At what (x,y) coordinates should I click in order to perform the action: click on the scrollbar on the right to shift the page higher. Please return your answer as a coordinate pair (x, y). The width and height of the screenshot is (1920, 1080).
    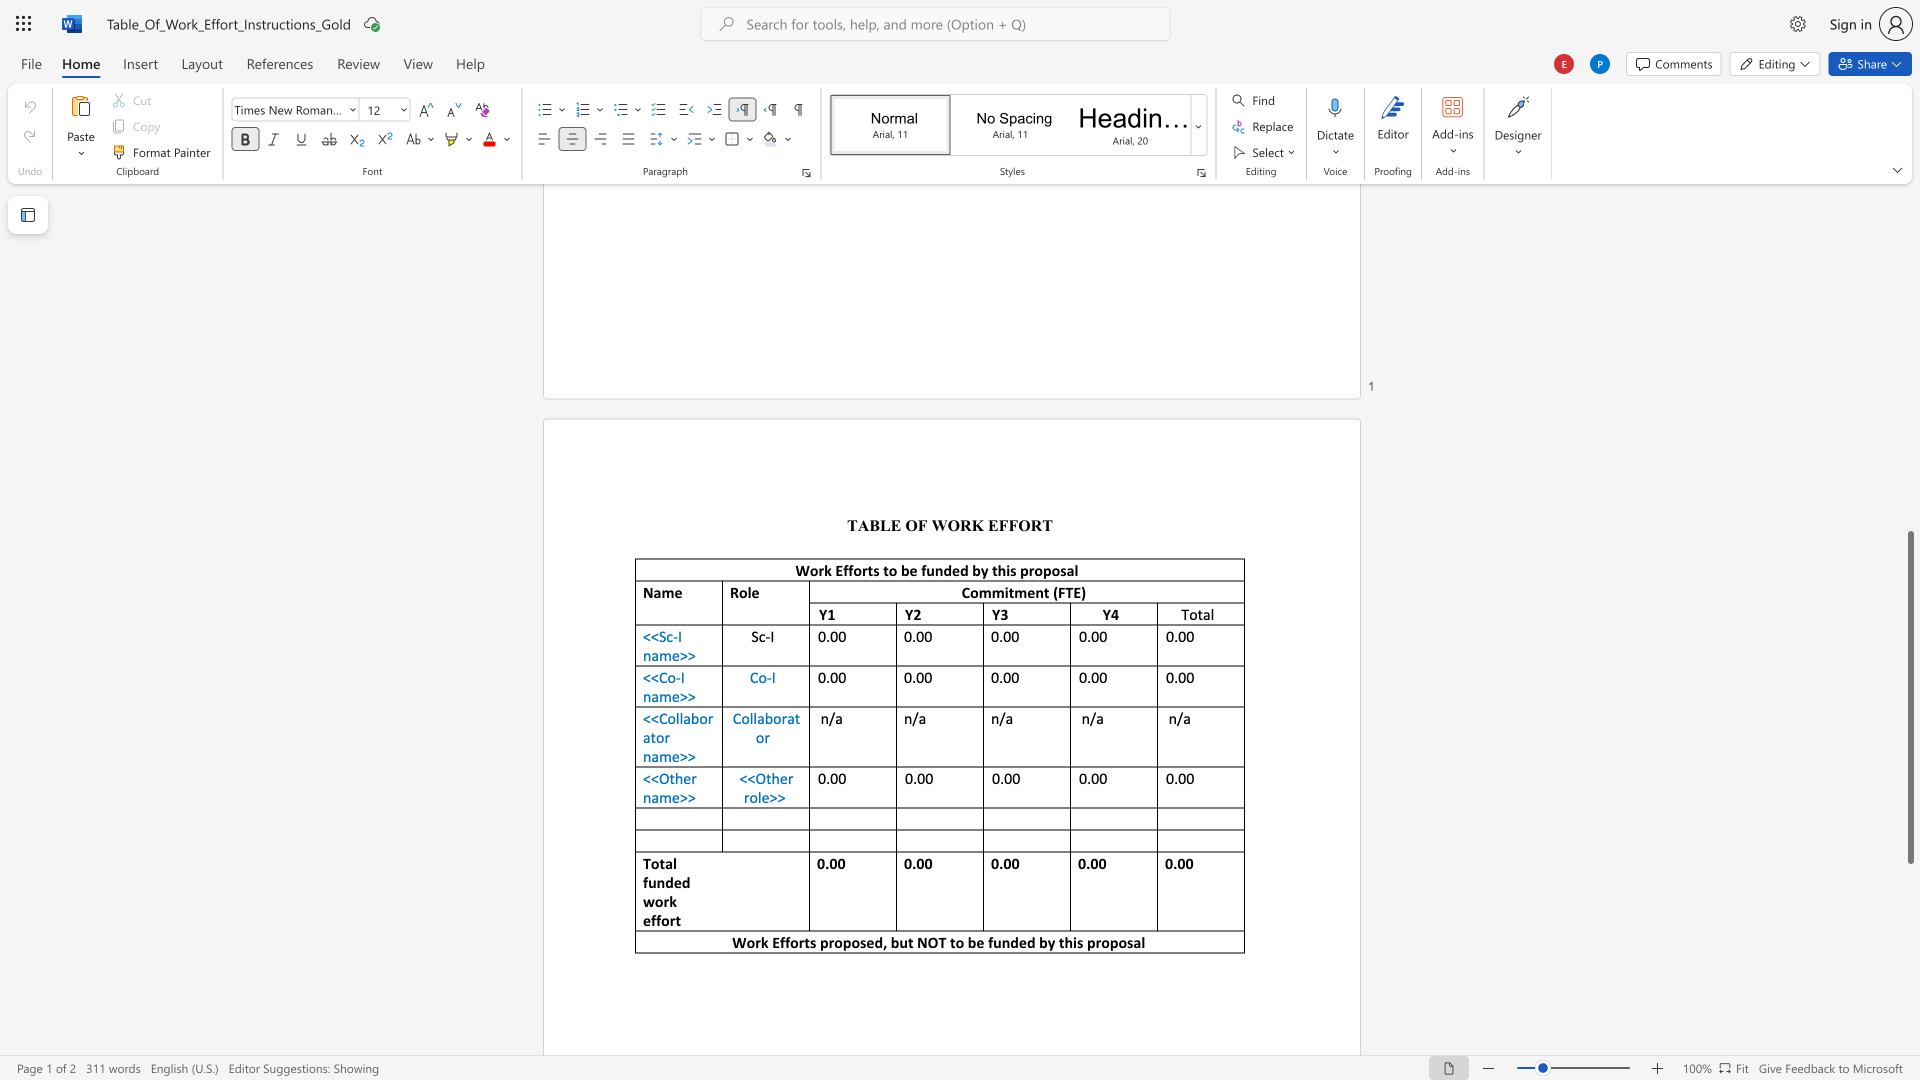
    Looking at the image, I should click on (1909, 229).